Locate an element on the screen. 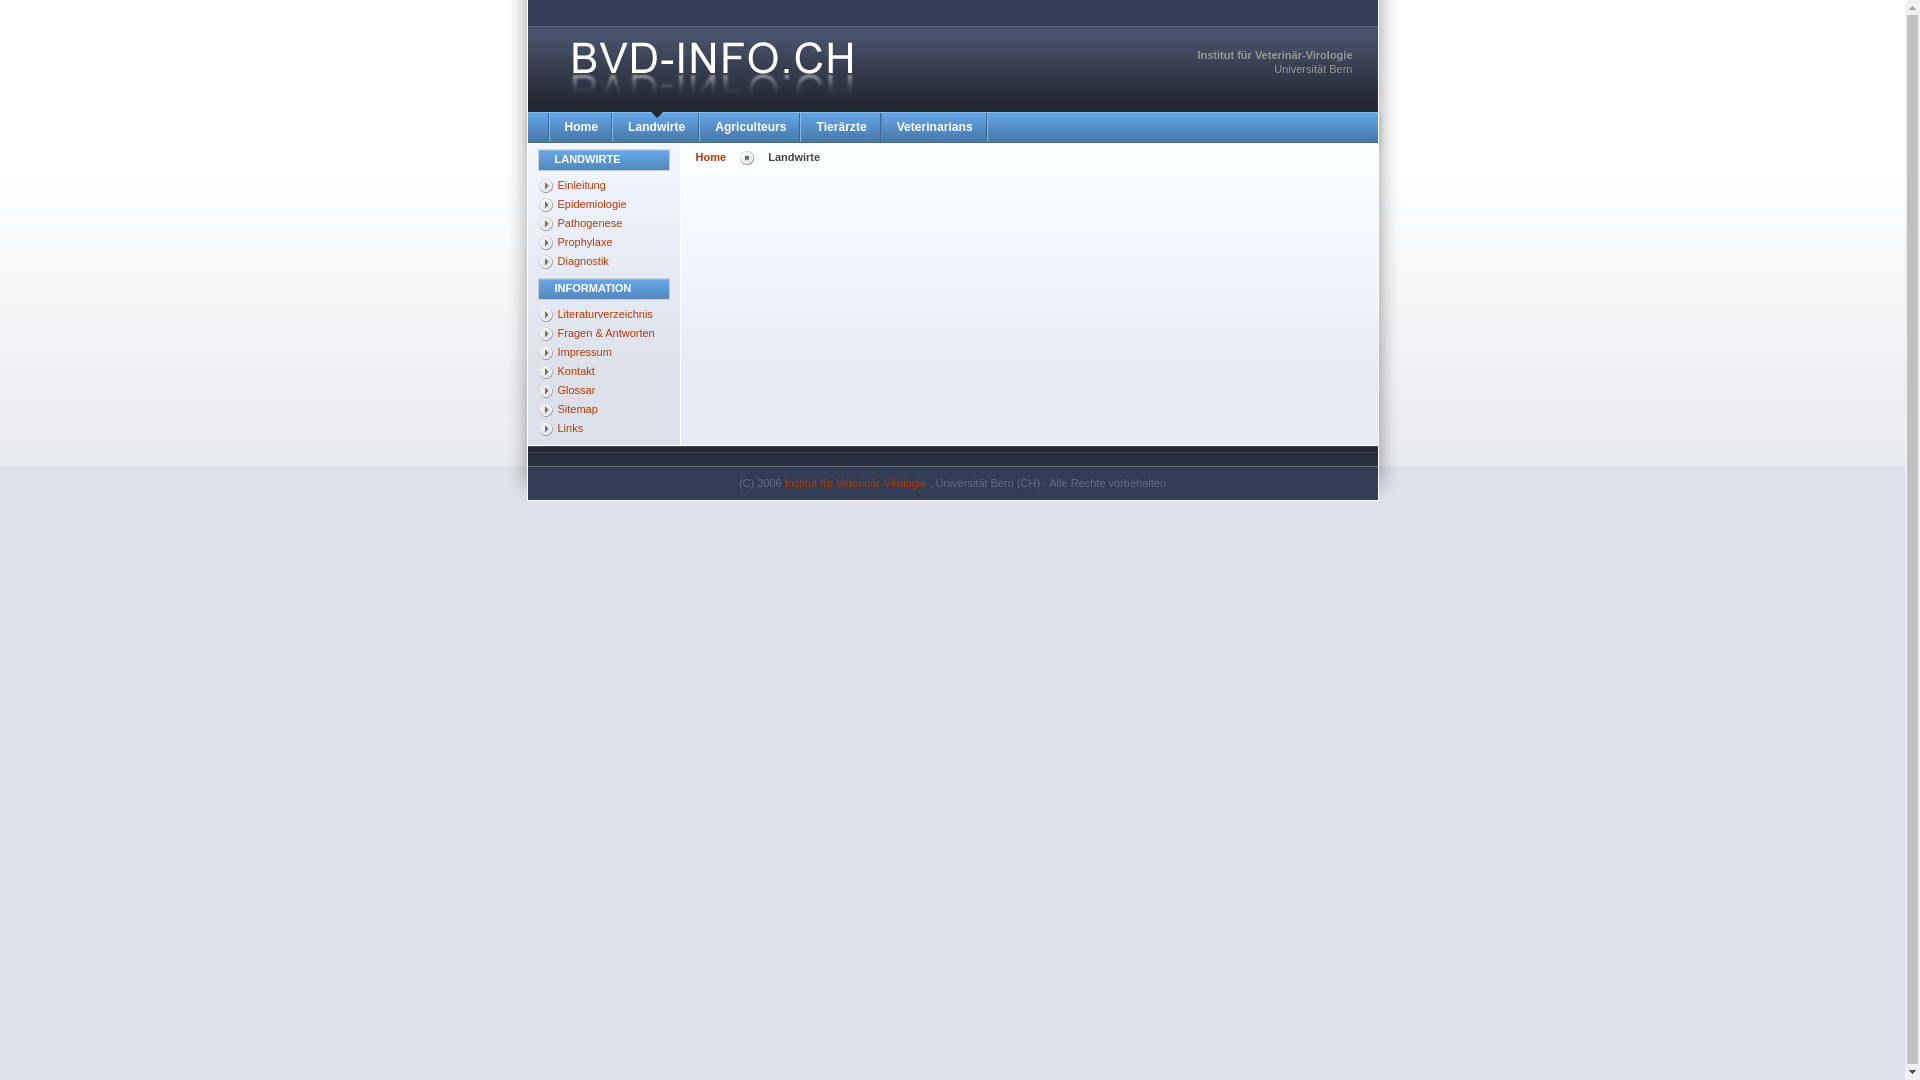 This screenshot has width=1920, height=1080. 'Impressum' is located at coordinates (603, 350).